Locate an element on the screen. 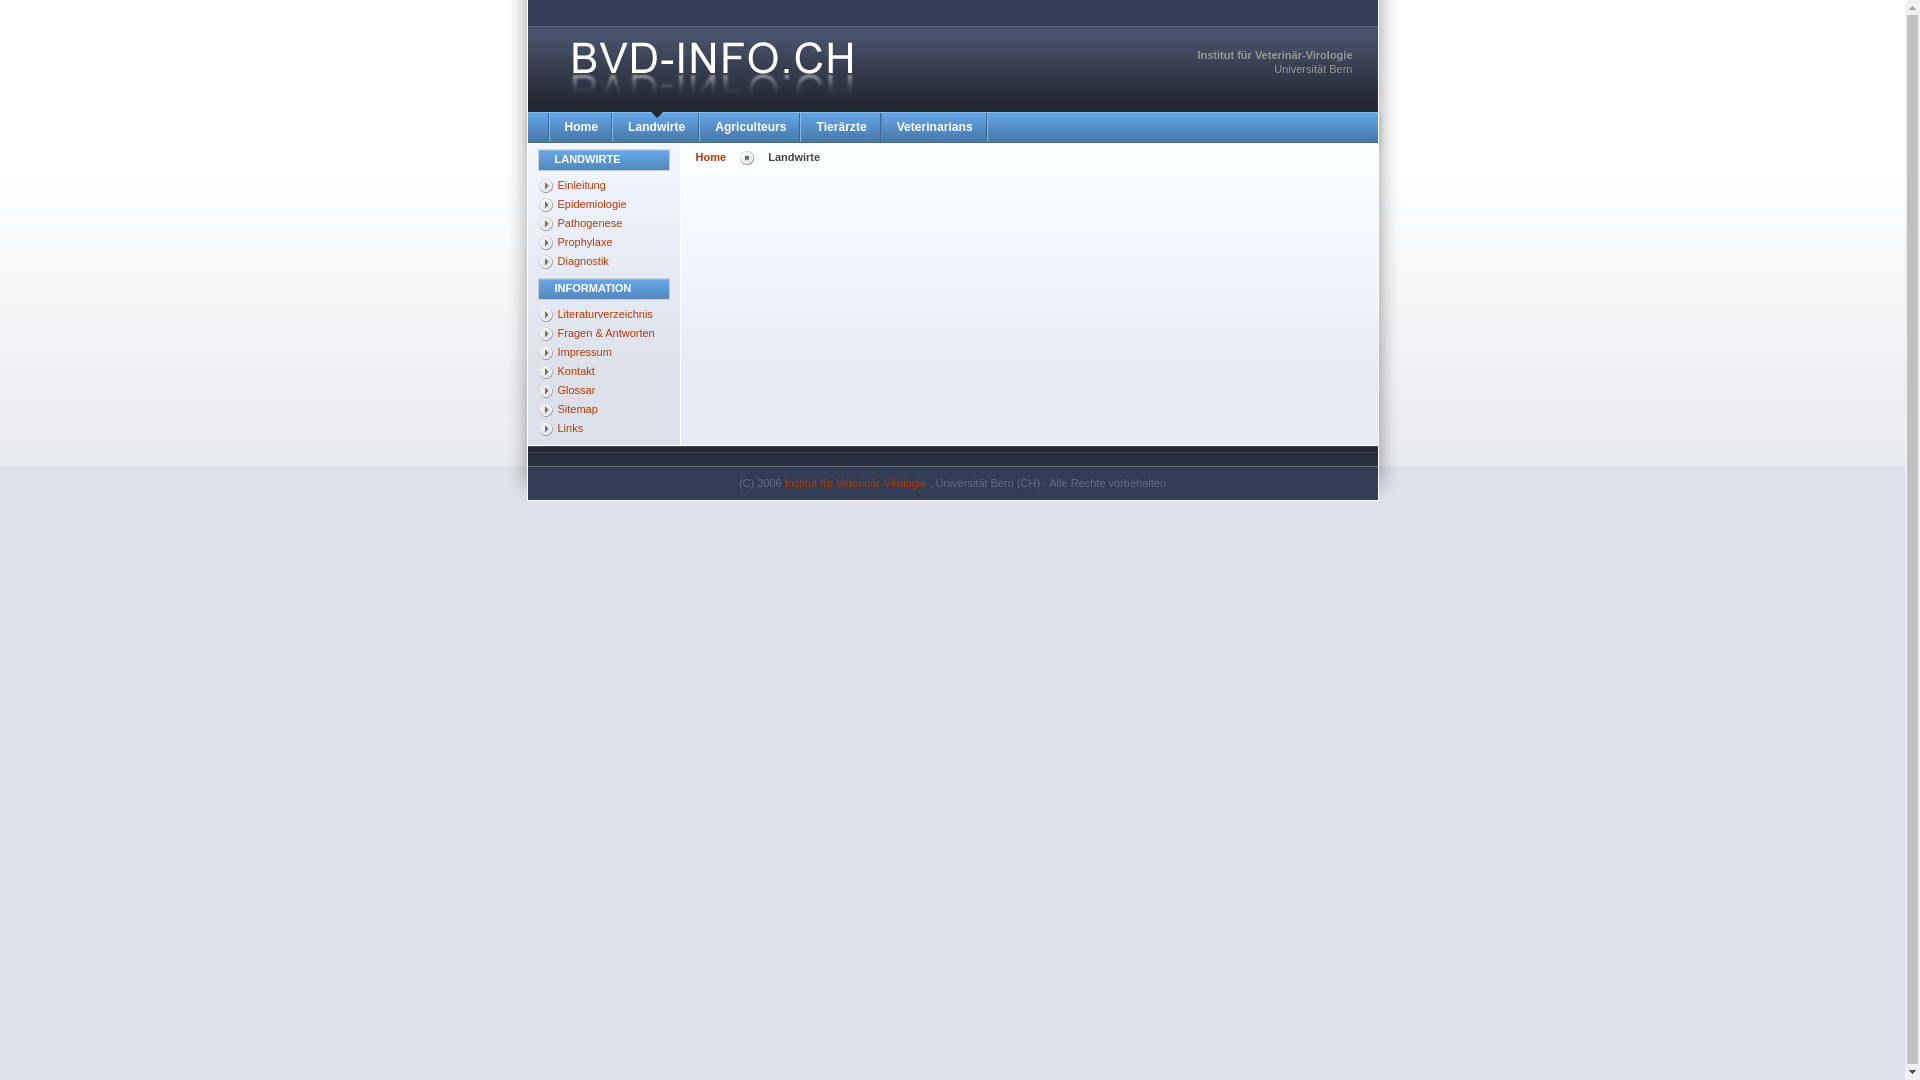 This screenshot has width=1920, height=1080. 'Impressum' is located at coordinates (603, 350).